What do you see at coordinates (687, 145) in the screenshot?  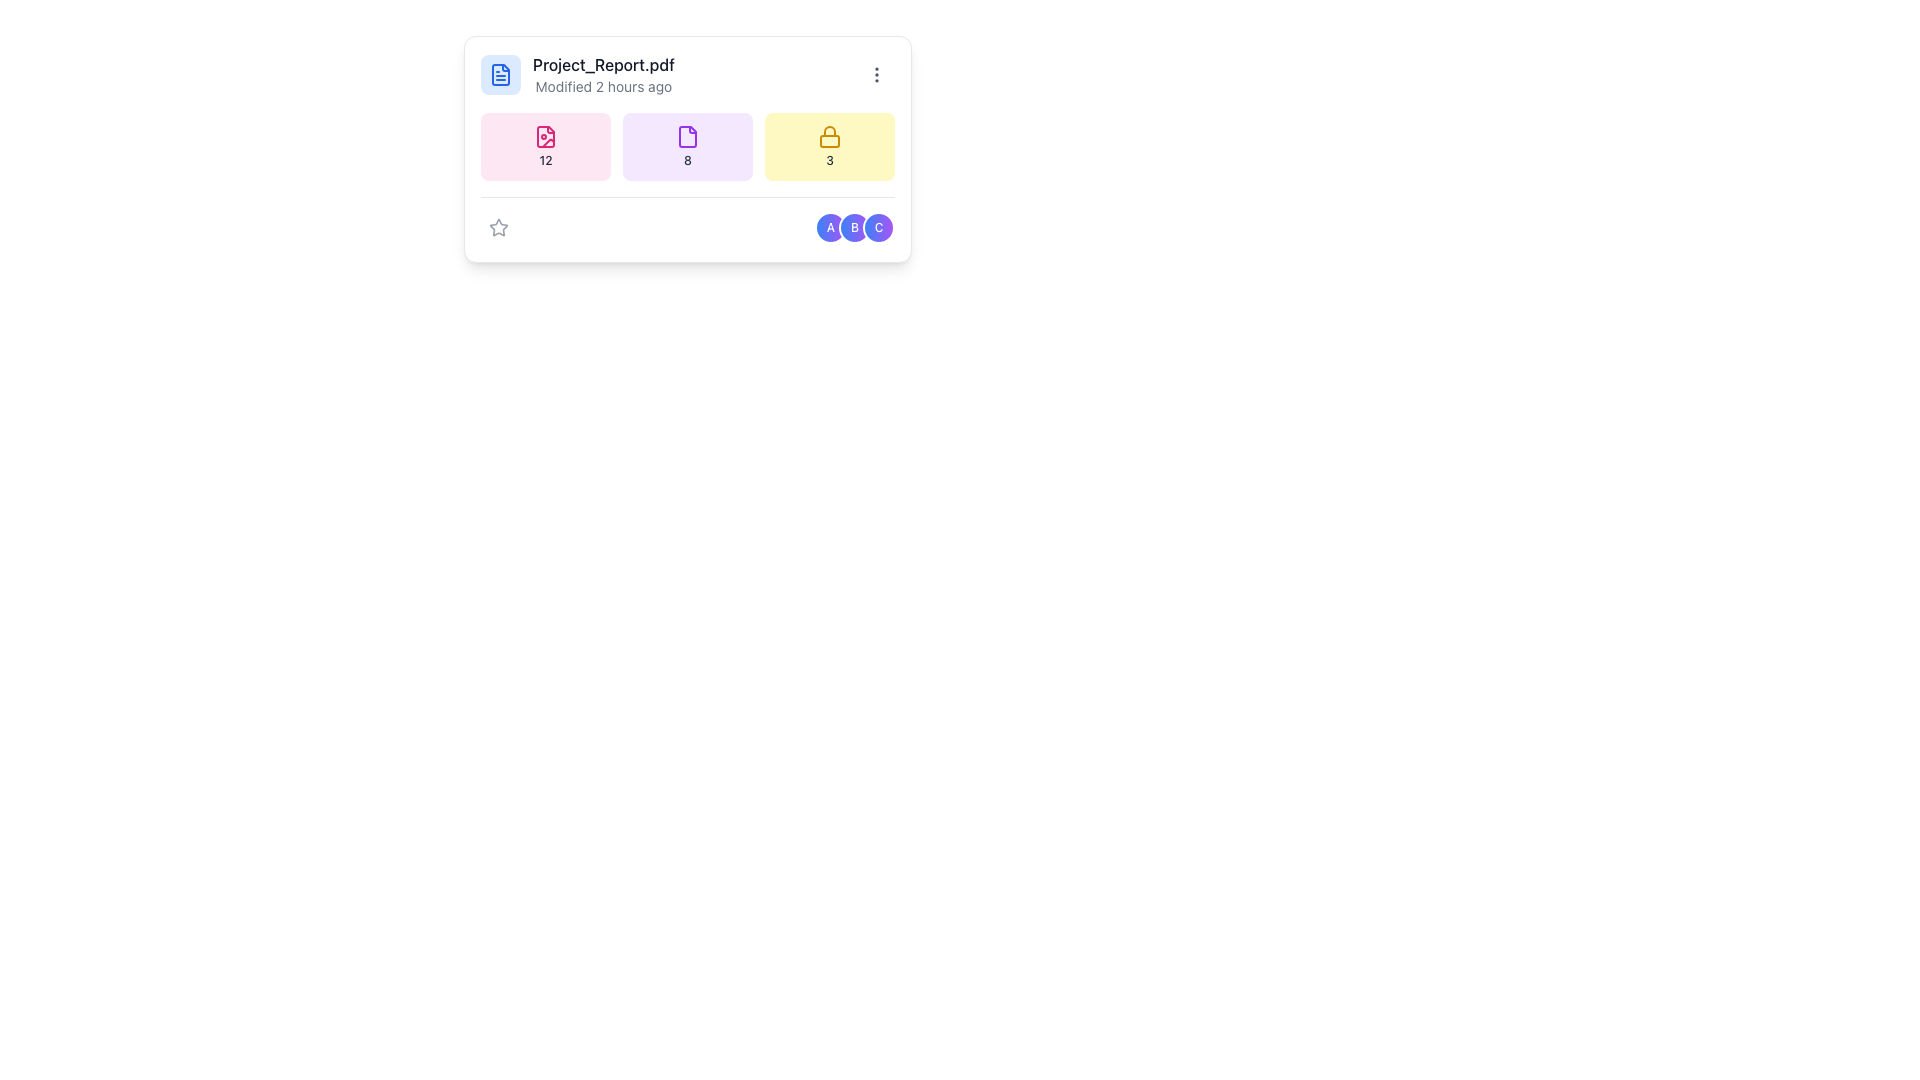 I see `the middle category card in the grid` at bounding box center [687, 145].